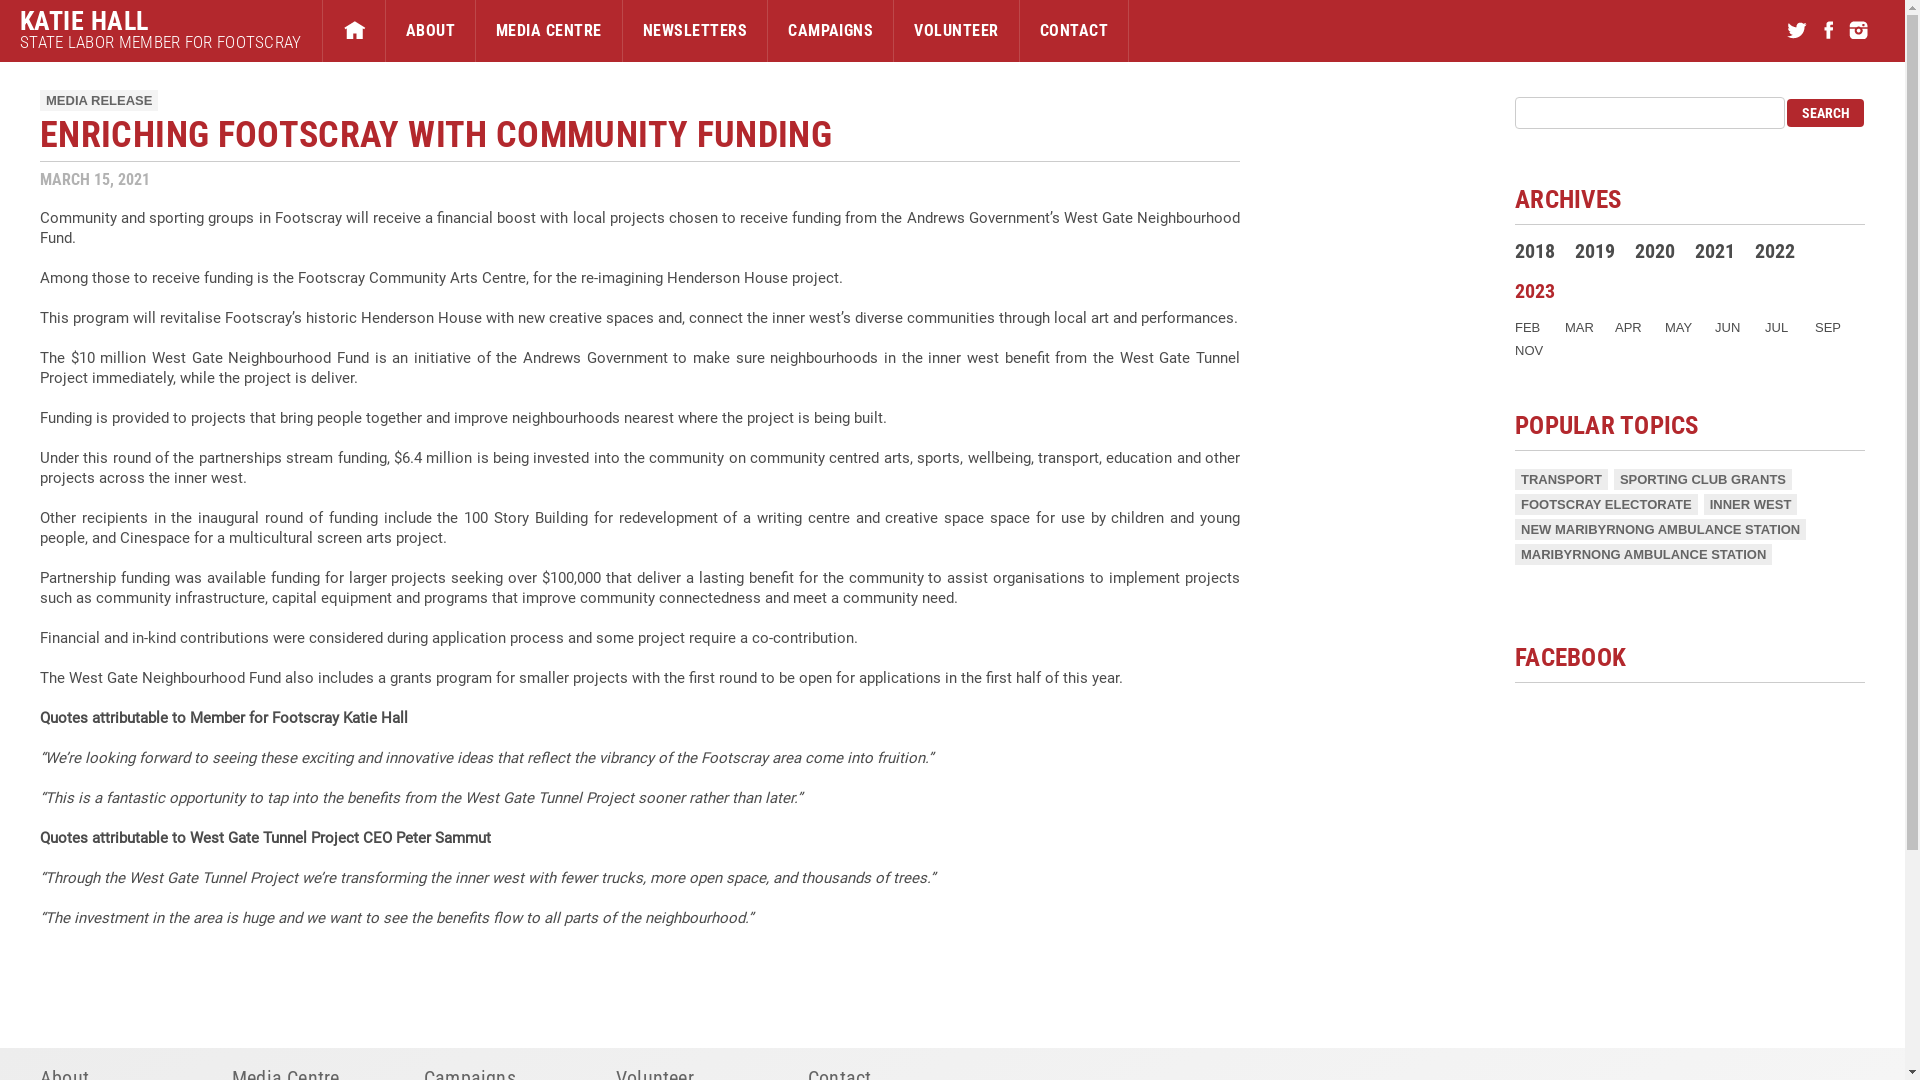 This screenshot has height=1080, width=1920. Describe the element at coordinates (1726, 326) in the screenshot. I see `'JUN'` at that location.